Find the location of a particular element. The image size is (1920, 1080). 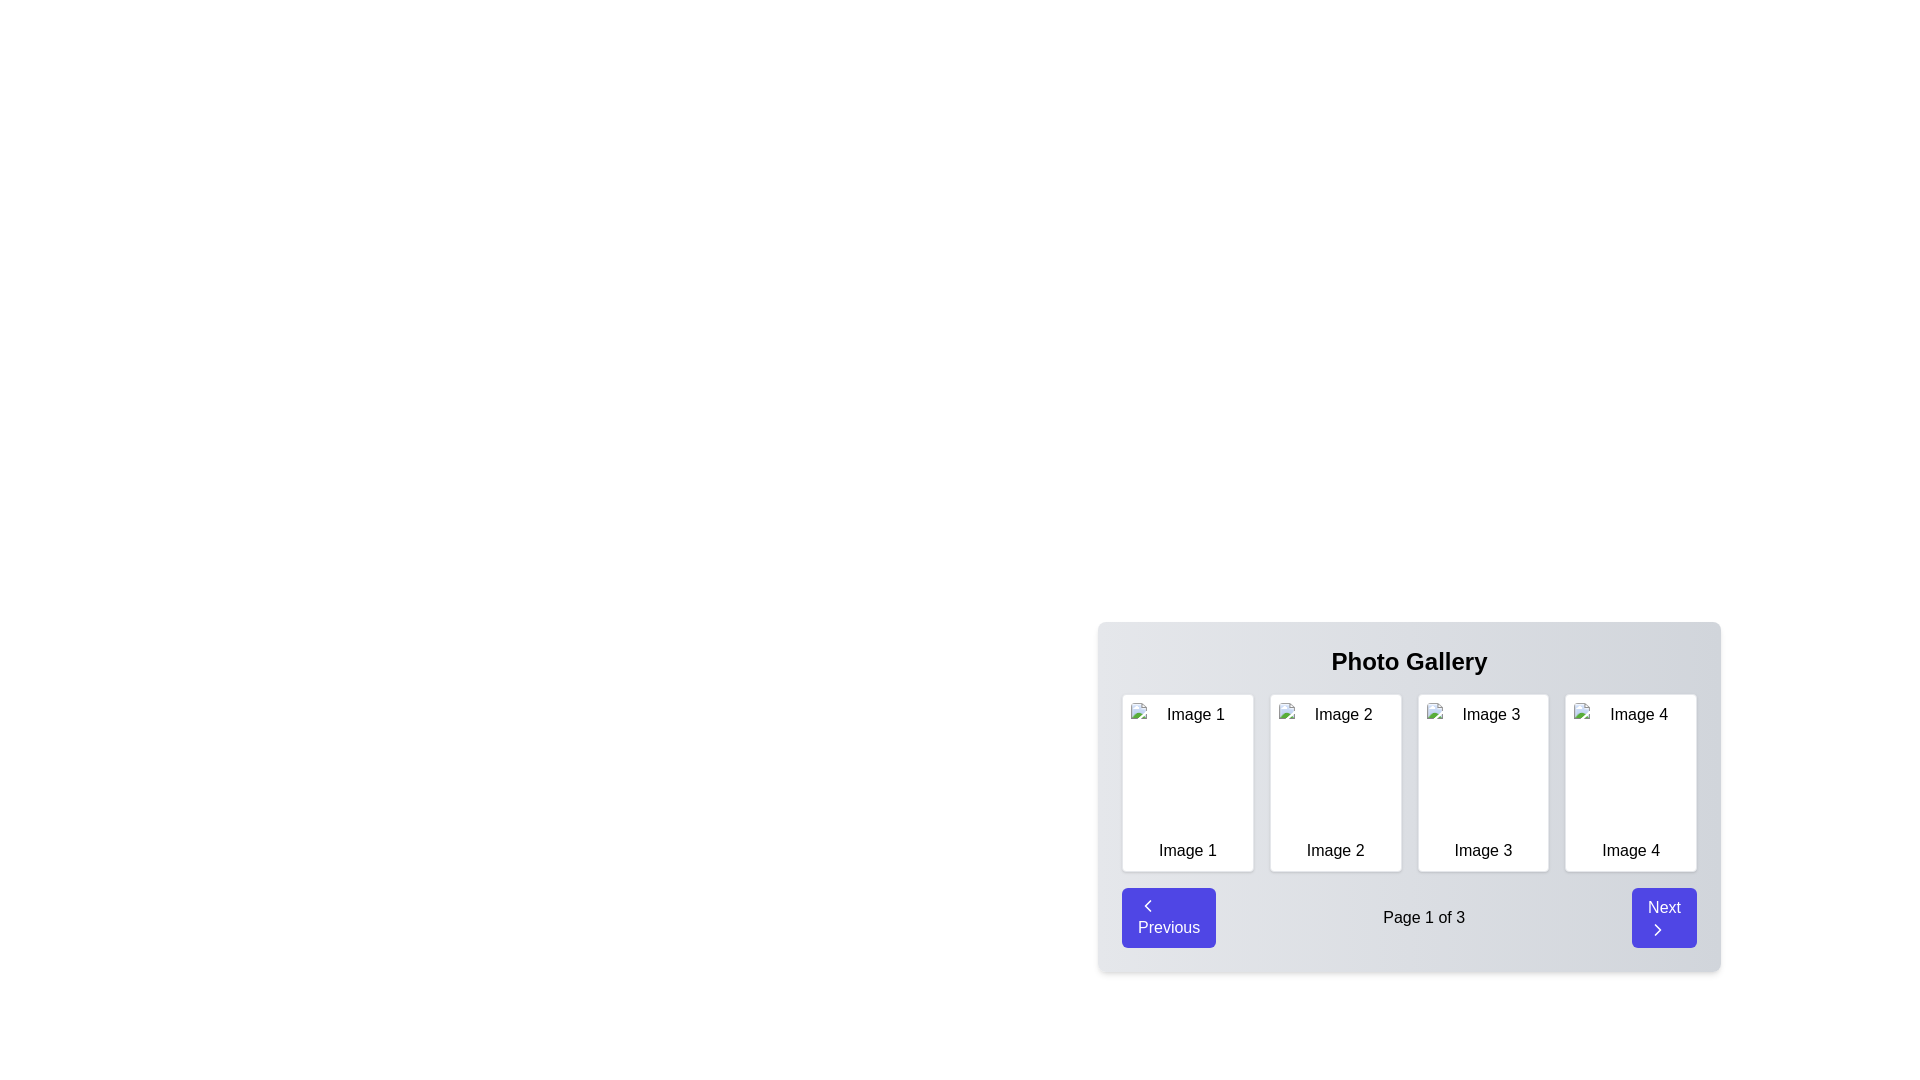

the 'Next' button, which has a purple background and white text with a right-pointing chevron icon, located at the bottom-right corner of the interface is located at coordinates (1664, 918).